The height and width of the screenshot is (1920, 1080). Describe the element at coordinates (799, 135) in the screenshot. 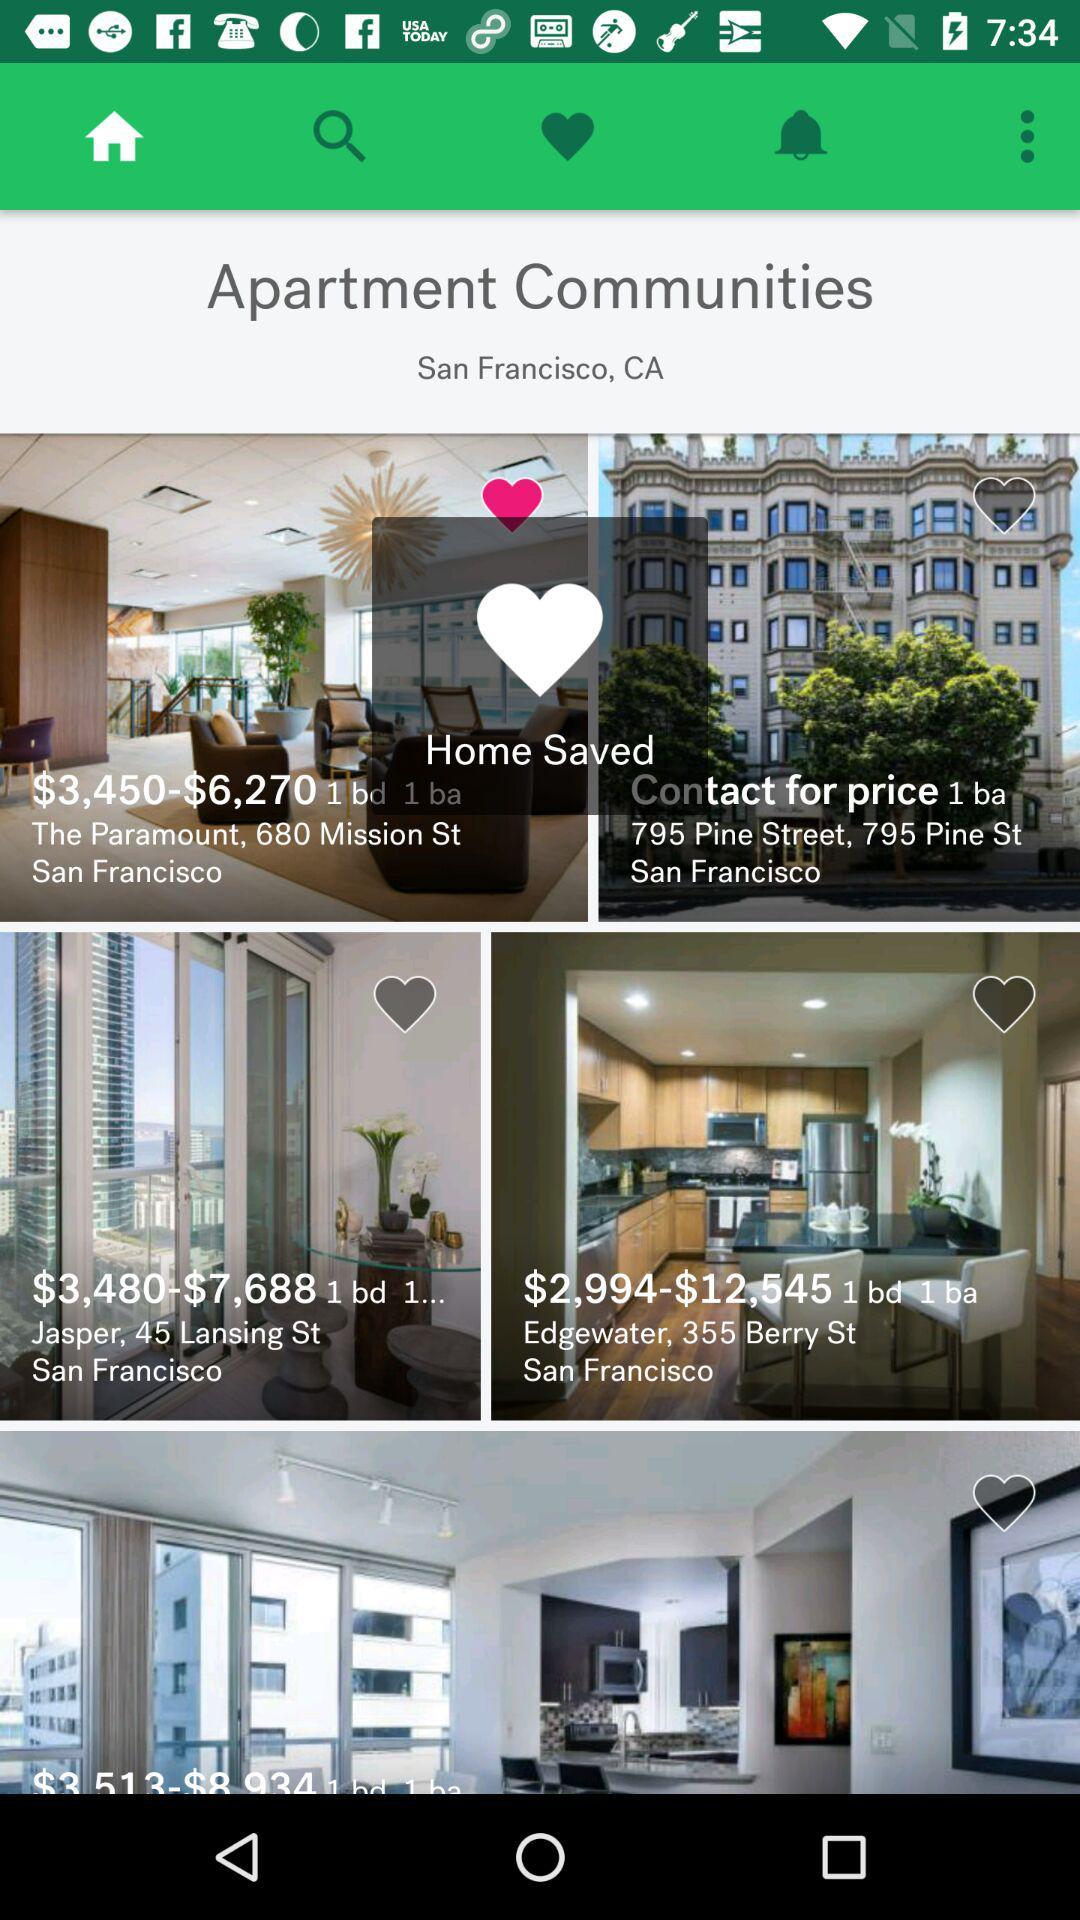

I see `show alerts` at that location.